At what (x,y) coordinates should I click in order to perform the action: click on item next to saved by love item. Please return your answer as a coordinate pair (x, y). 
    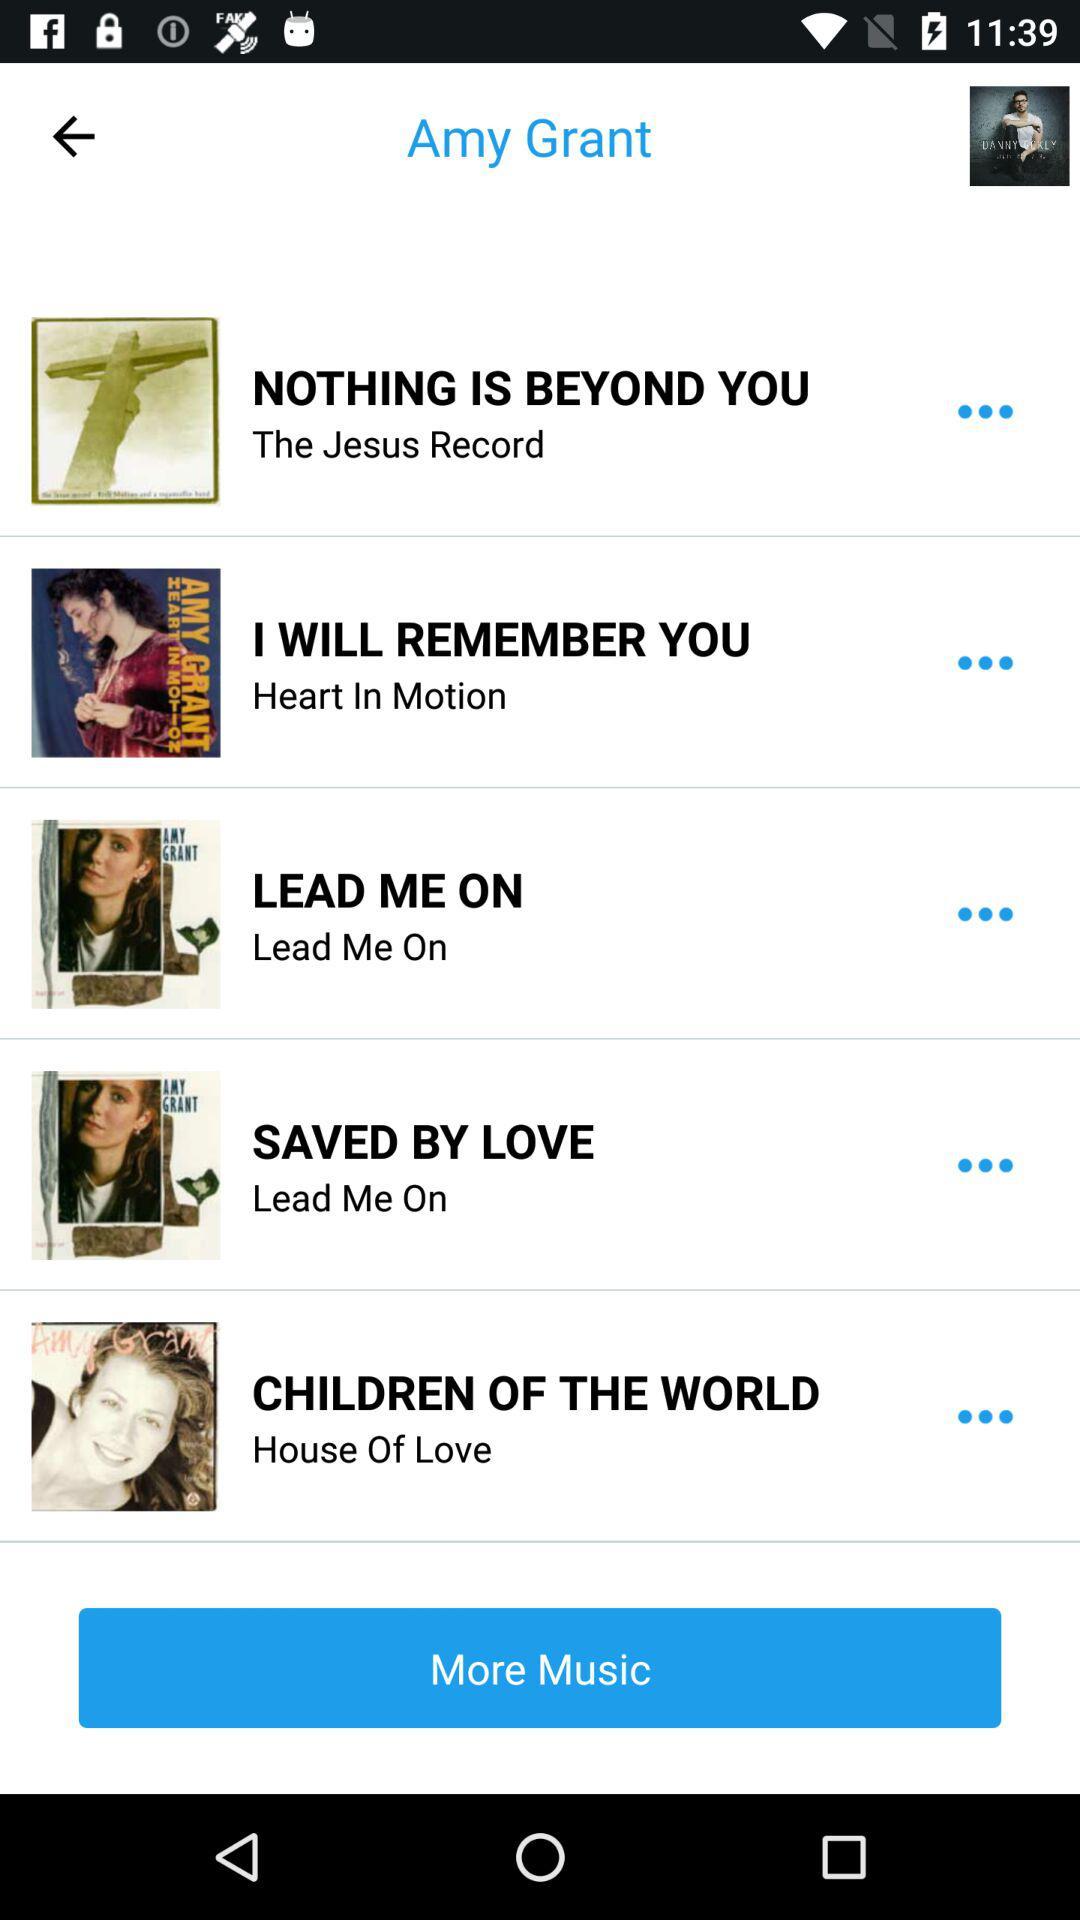
    Looking at the image, I should click on (125, 1165).